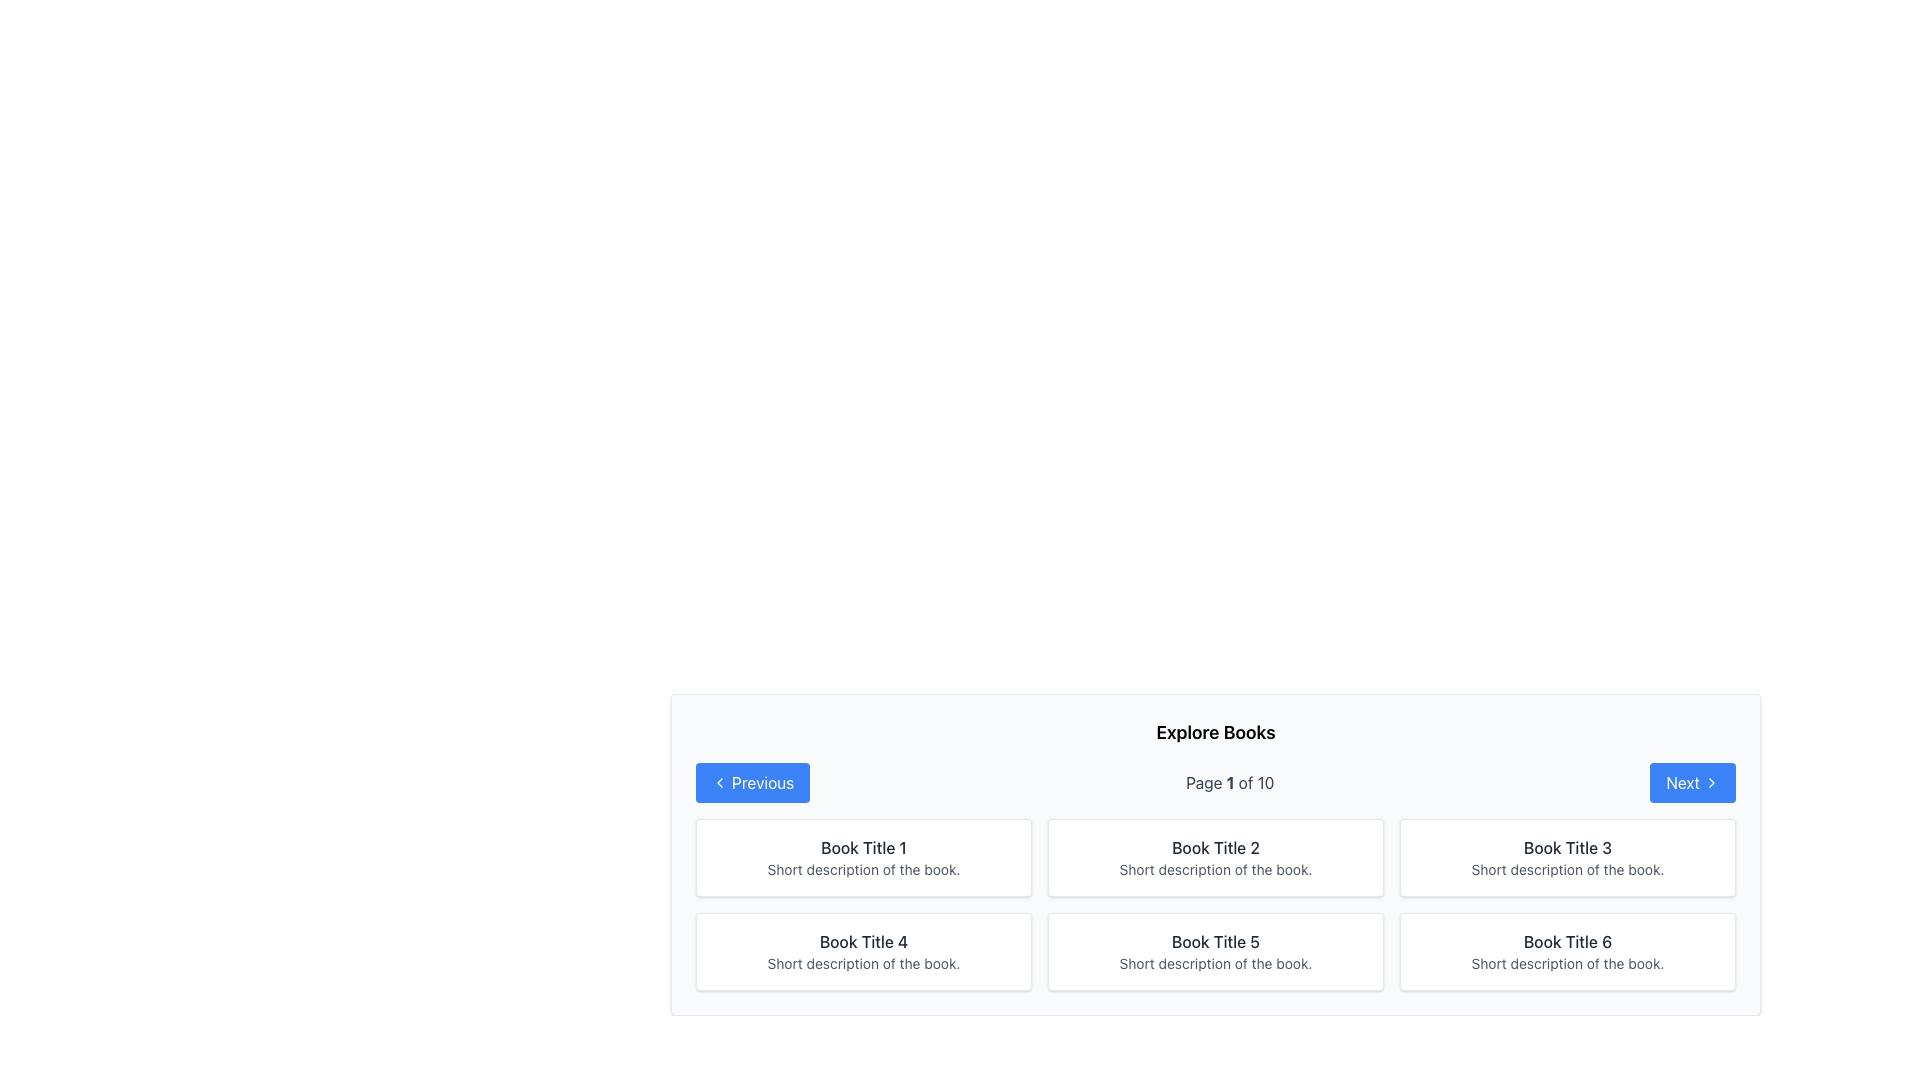 The width and height of the screenshot is (1920, 1080). I want to click on the text label providing a brief description of a book, located in the second column of the top row, immediately below 'Book Title 2', so click(1214, 869).